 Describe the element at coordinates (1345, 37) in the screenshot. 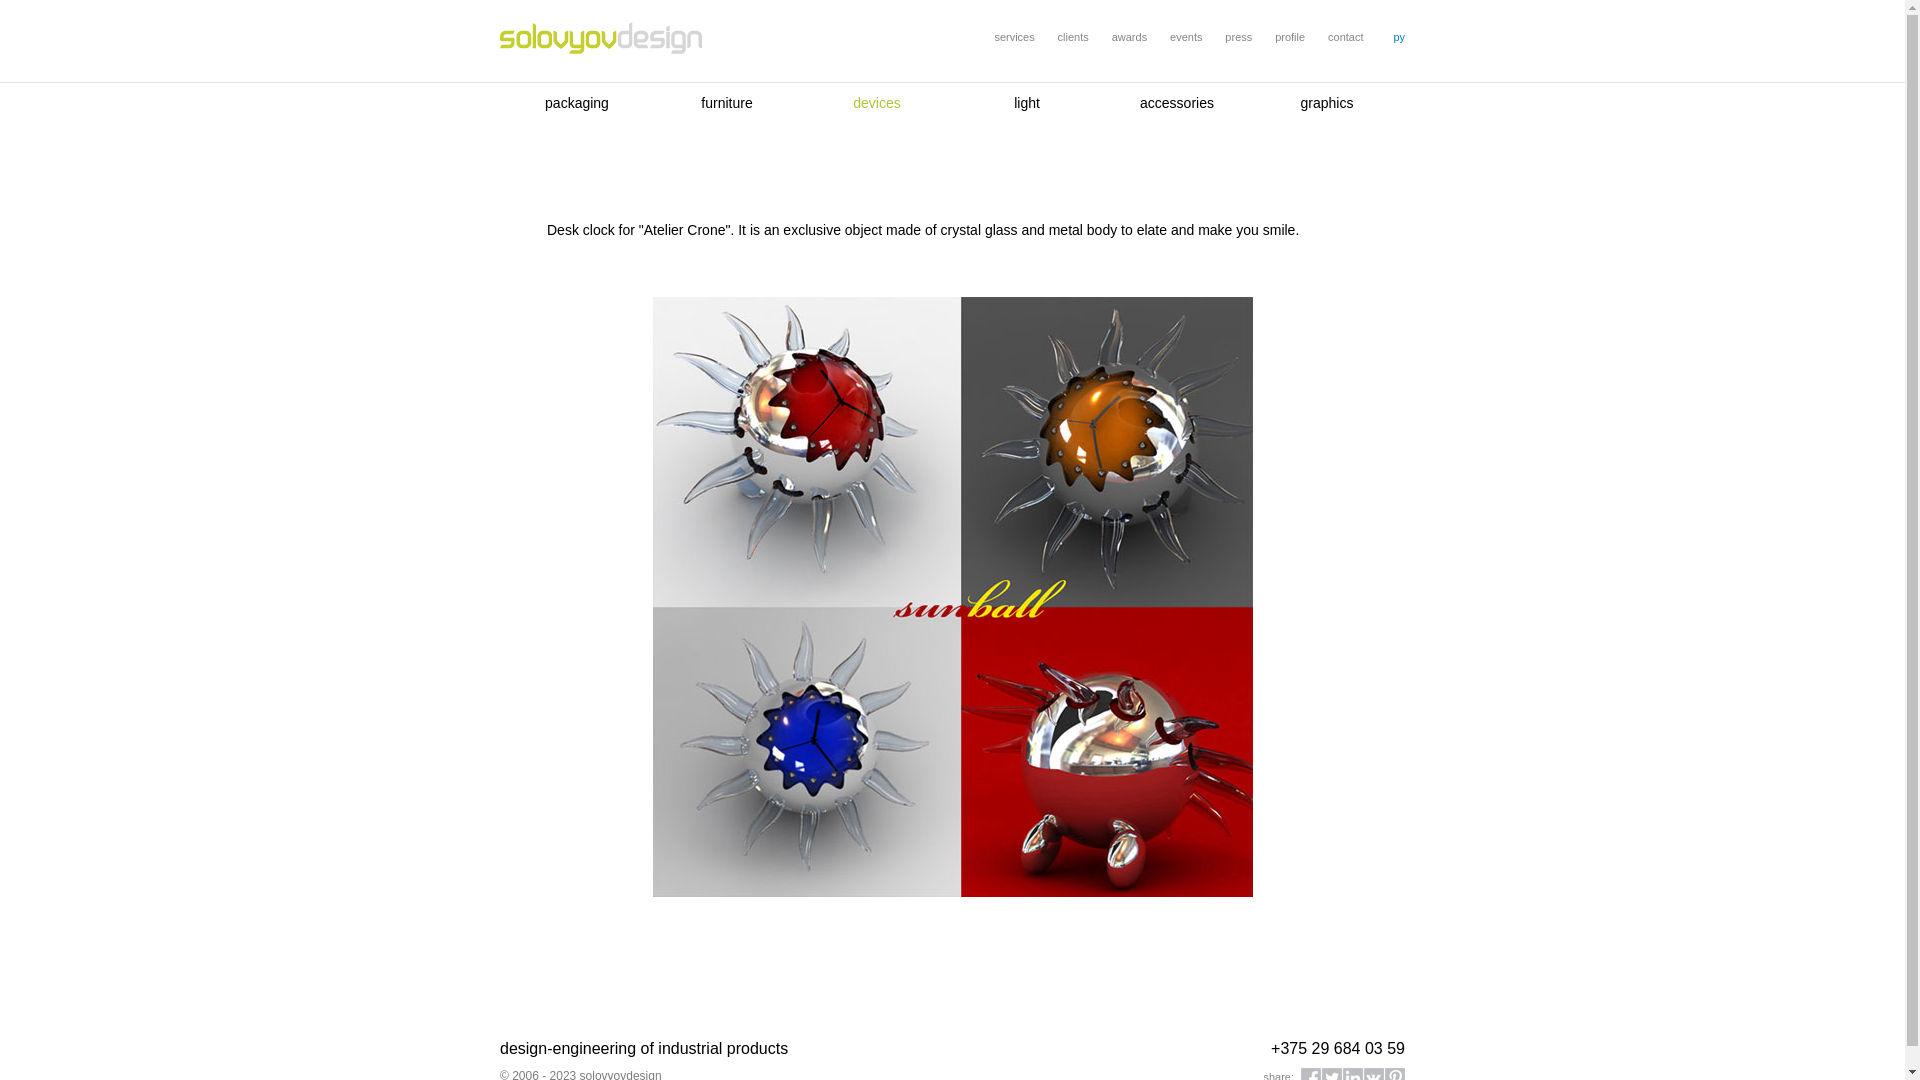

I see `'contact'` at that location.